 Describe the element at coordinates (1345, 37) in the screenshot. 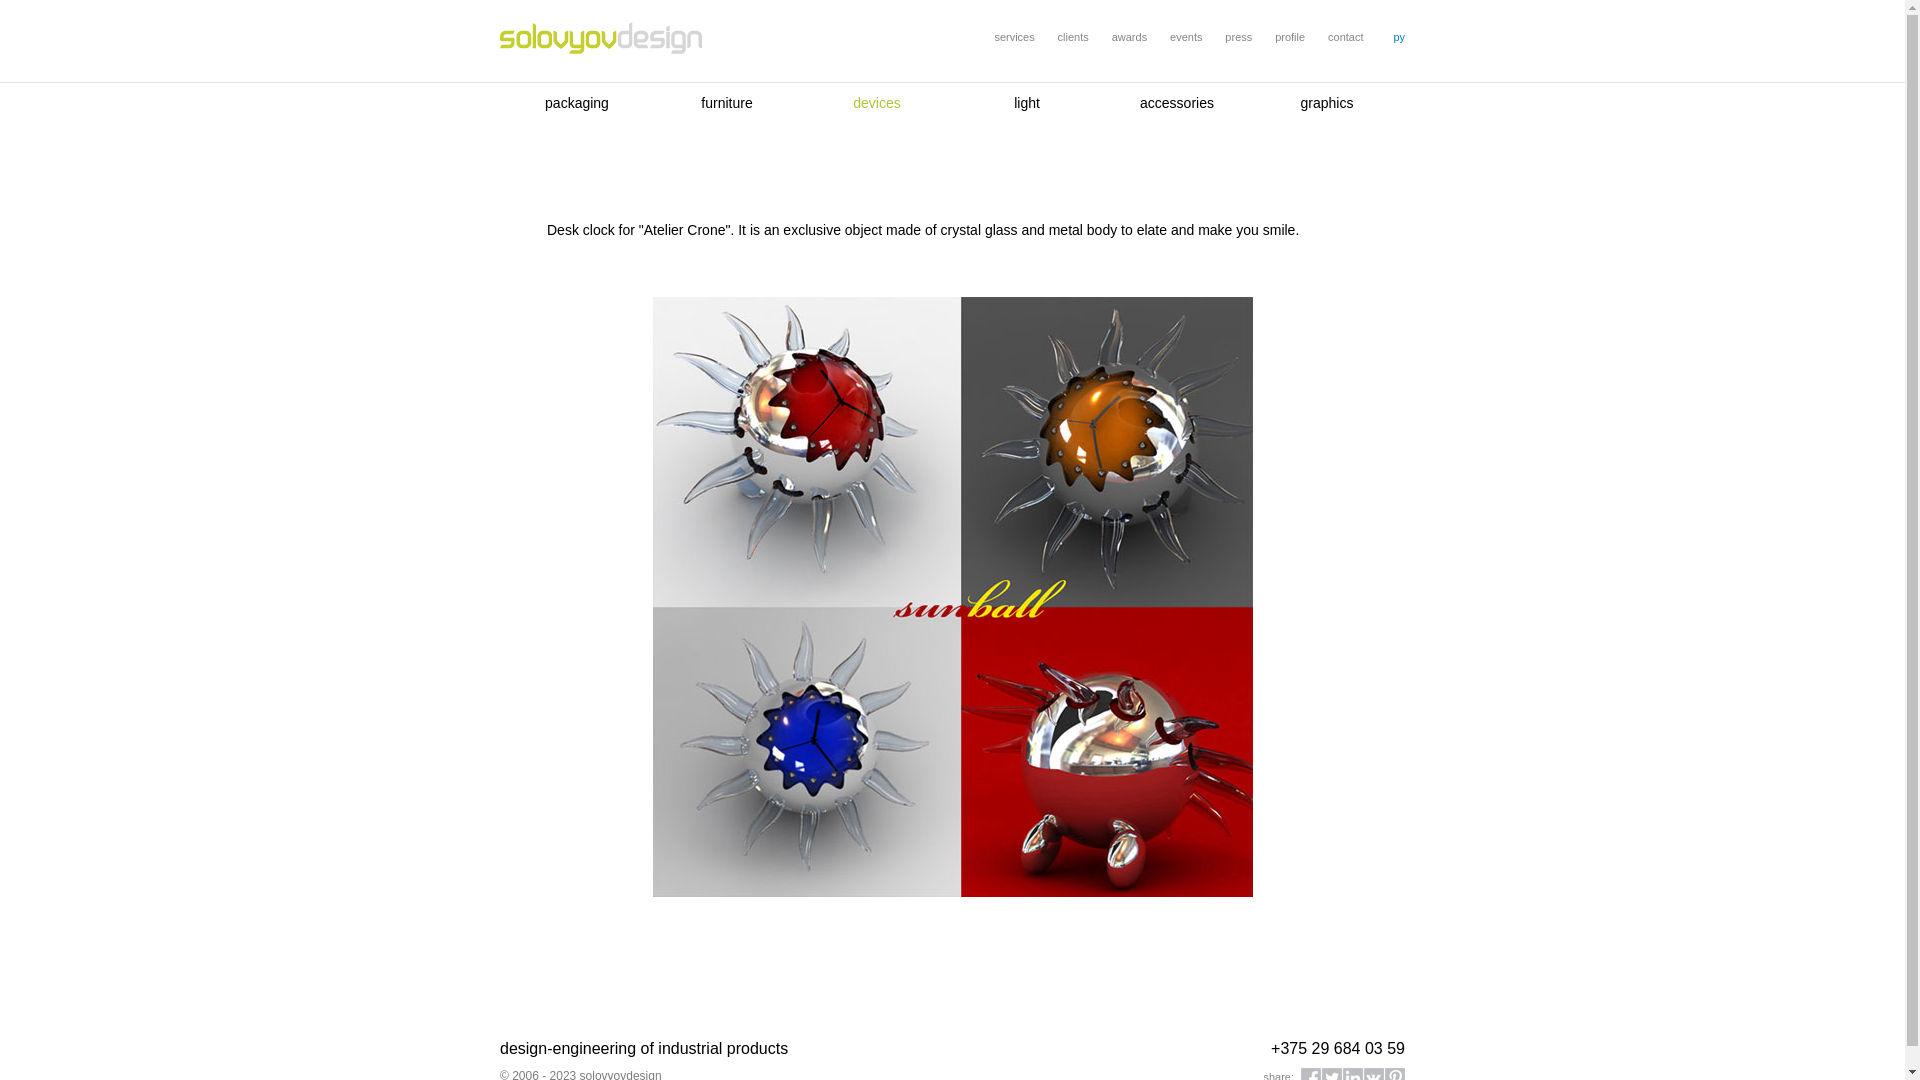

I see `'contact'` at that location.